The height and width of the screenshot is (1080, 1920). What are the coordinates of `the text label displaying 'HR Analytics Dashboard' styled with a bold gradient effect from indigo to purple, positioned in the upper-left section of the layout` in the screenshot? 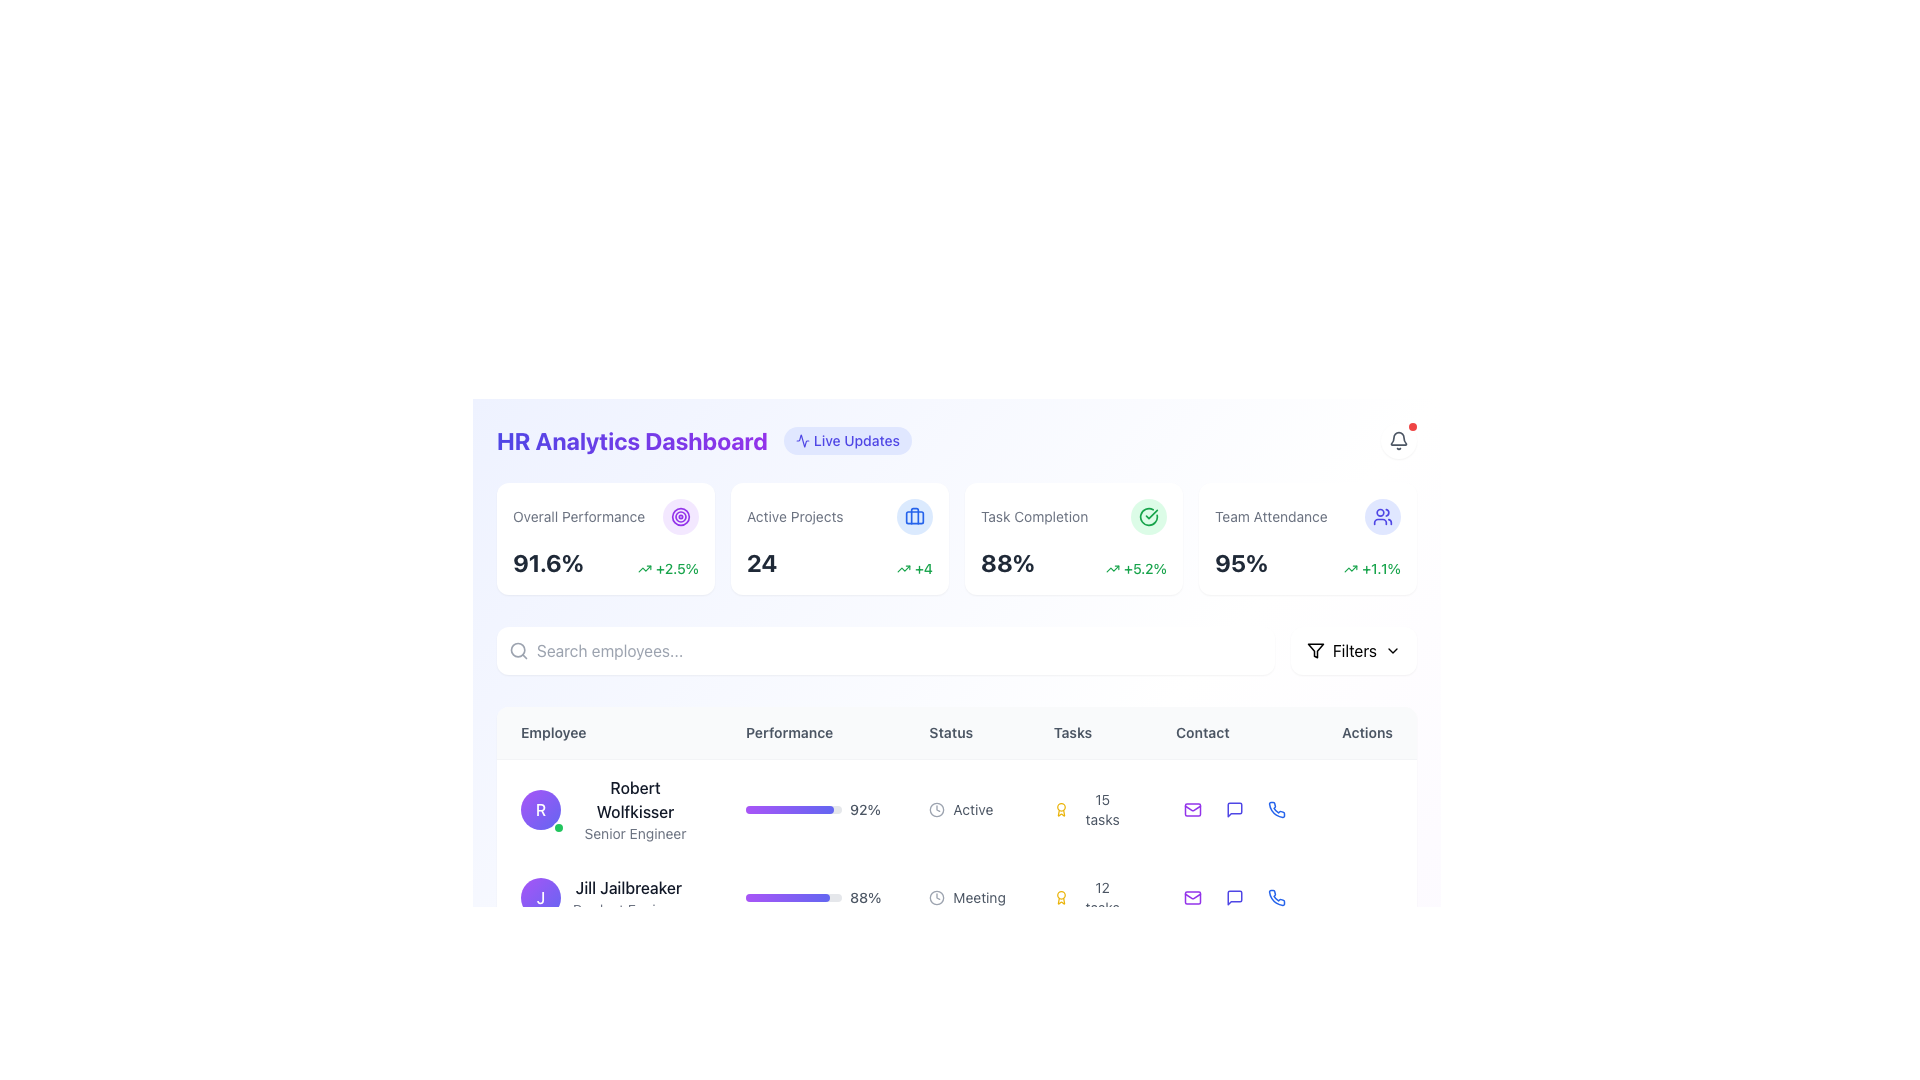 It's located at (631, 439).